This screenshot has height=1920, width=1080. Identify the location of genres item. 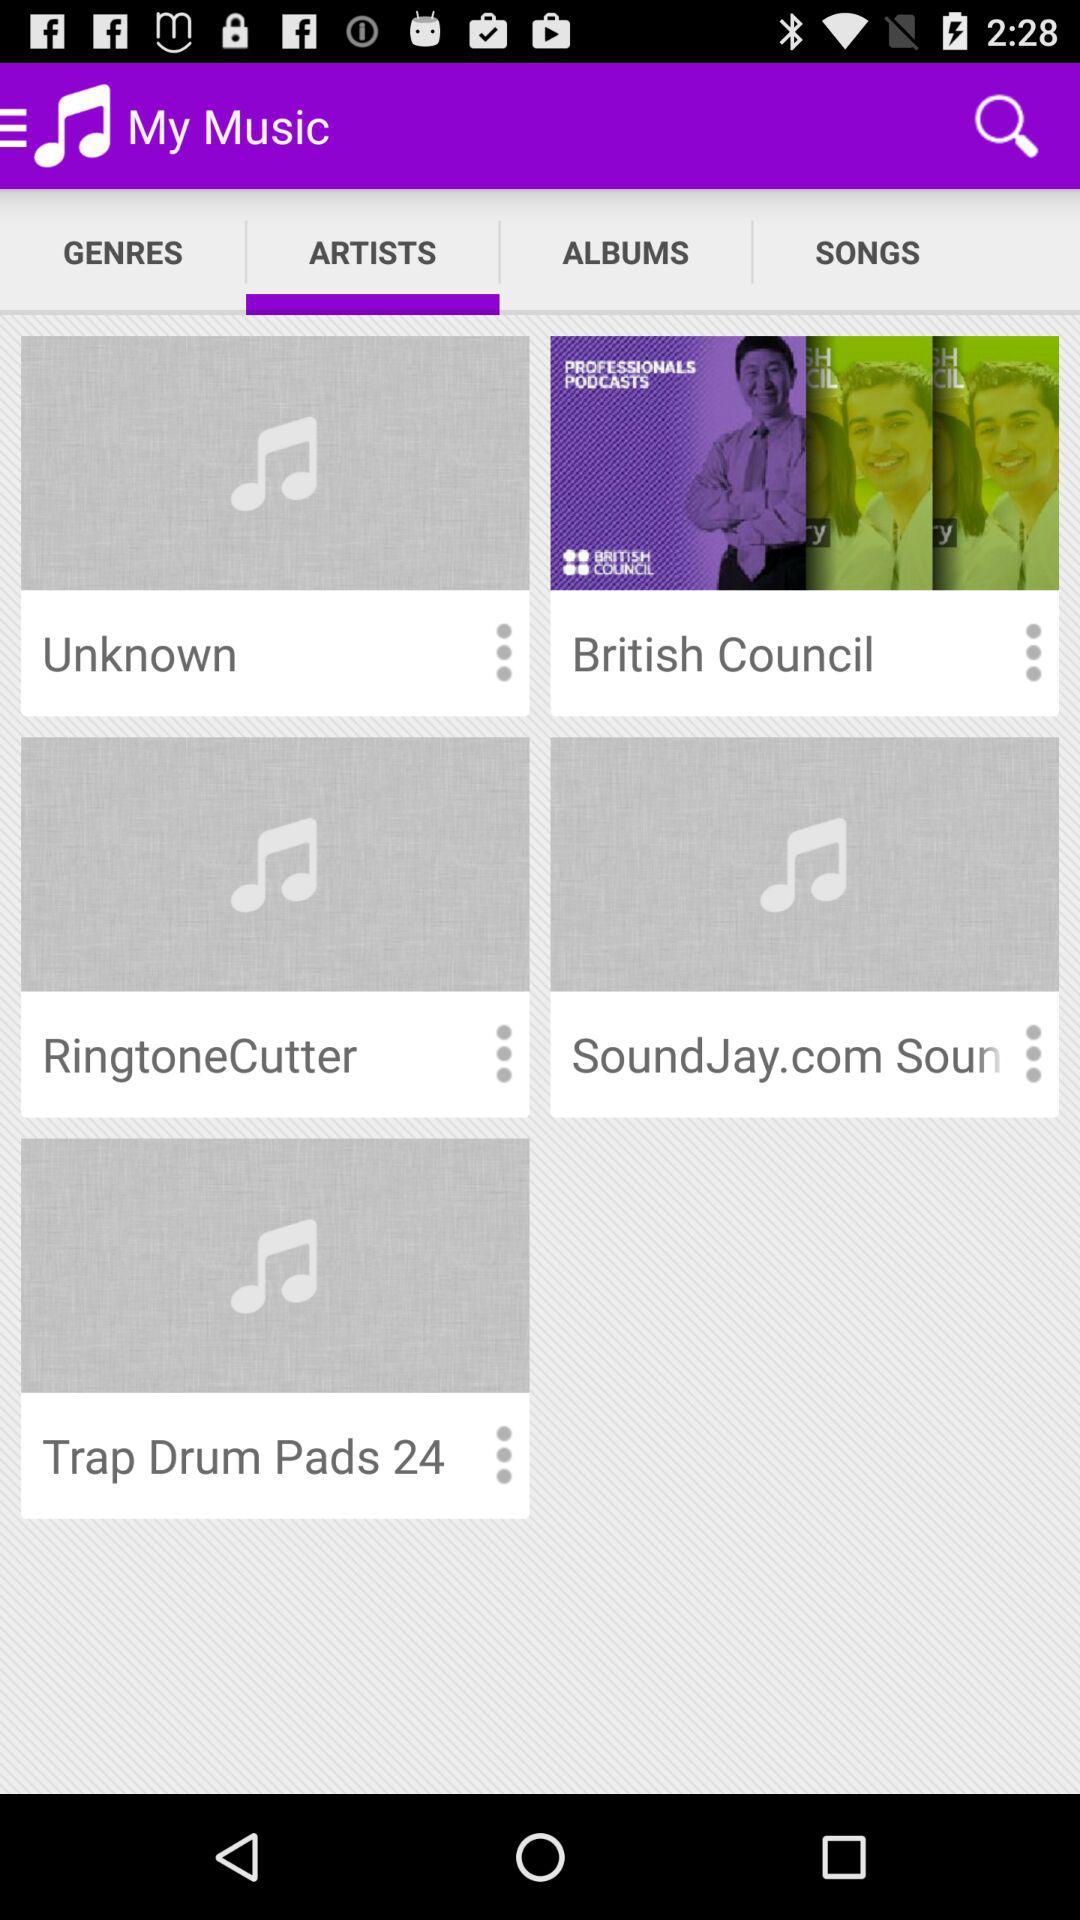
(123, 251).